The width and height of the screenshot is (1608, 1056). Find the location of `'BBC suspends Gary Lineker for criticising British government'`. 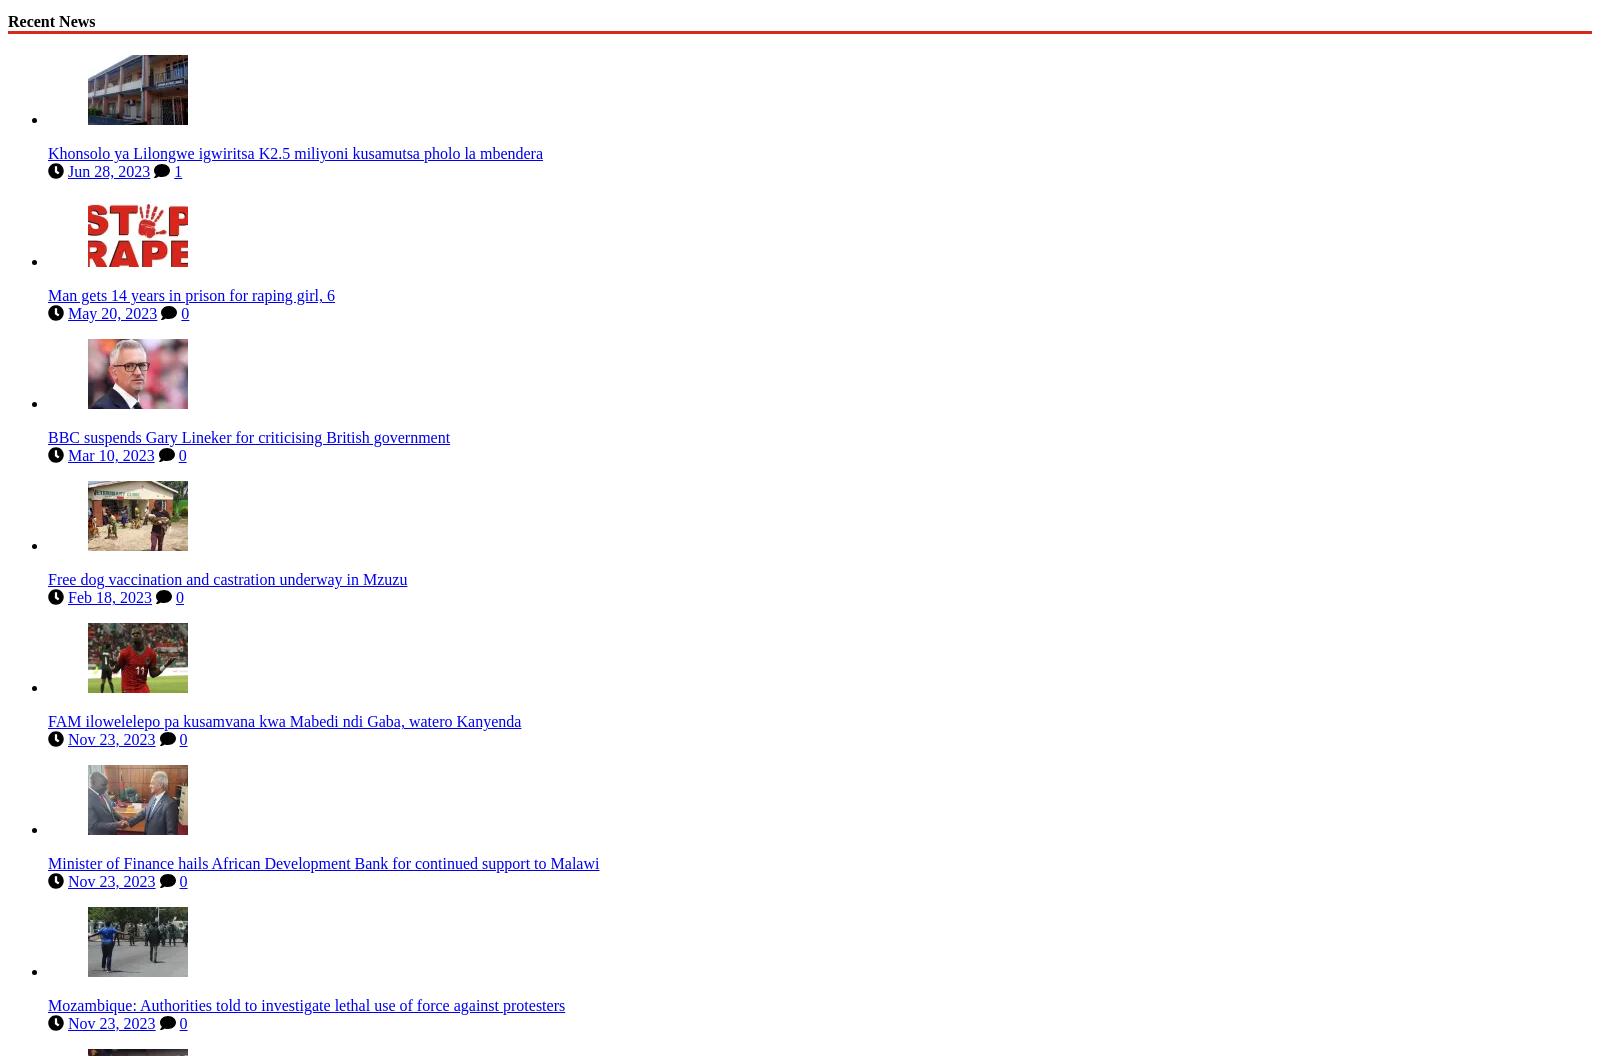

'BBC suspends Gary Lineker for criticising British government' is located at coordinates (249, 433).